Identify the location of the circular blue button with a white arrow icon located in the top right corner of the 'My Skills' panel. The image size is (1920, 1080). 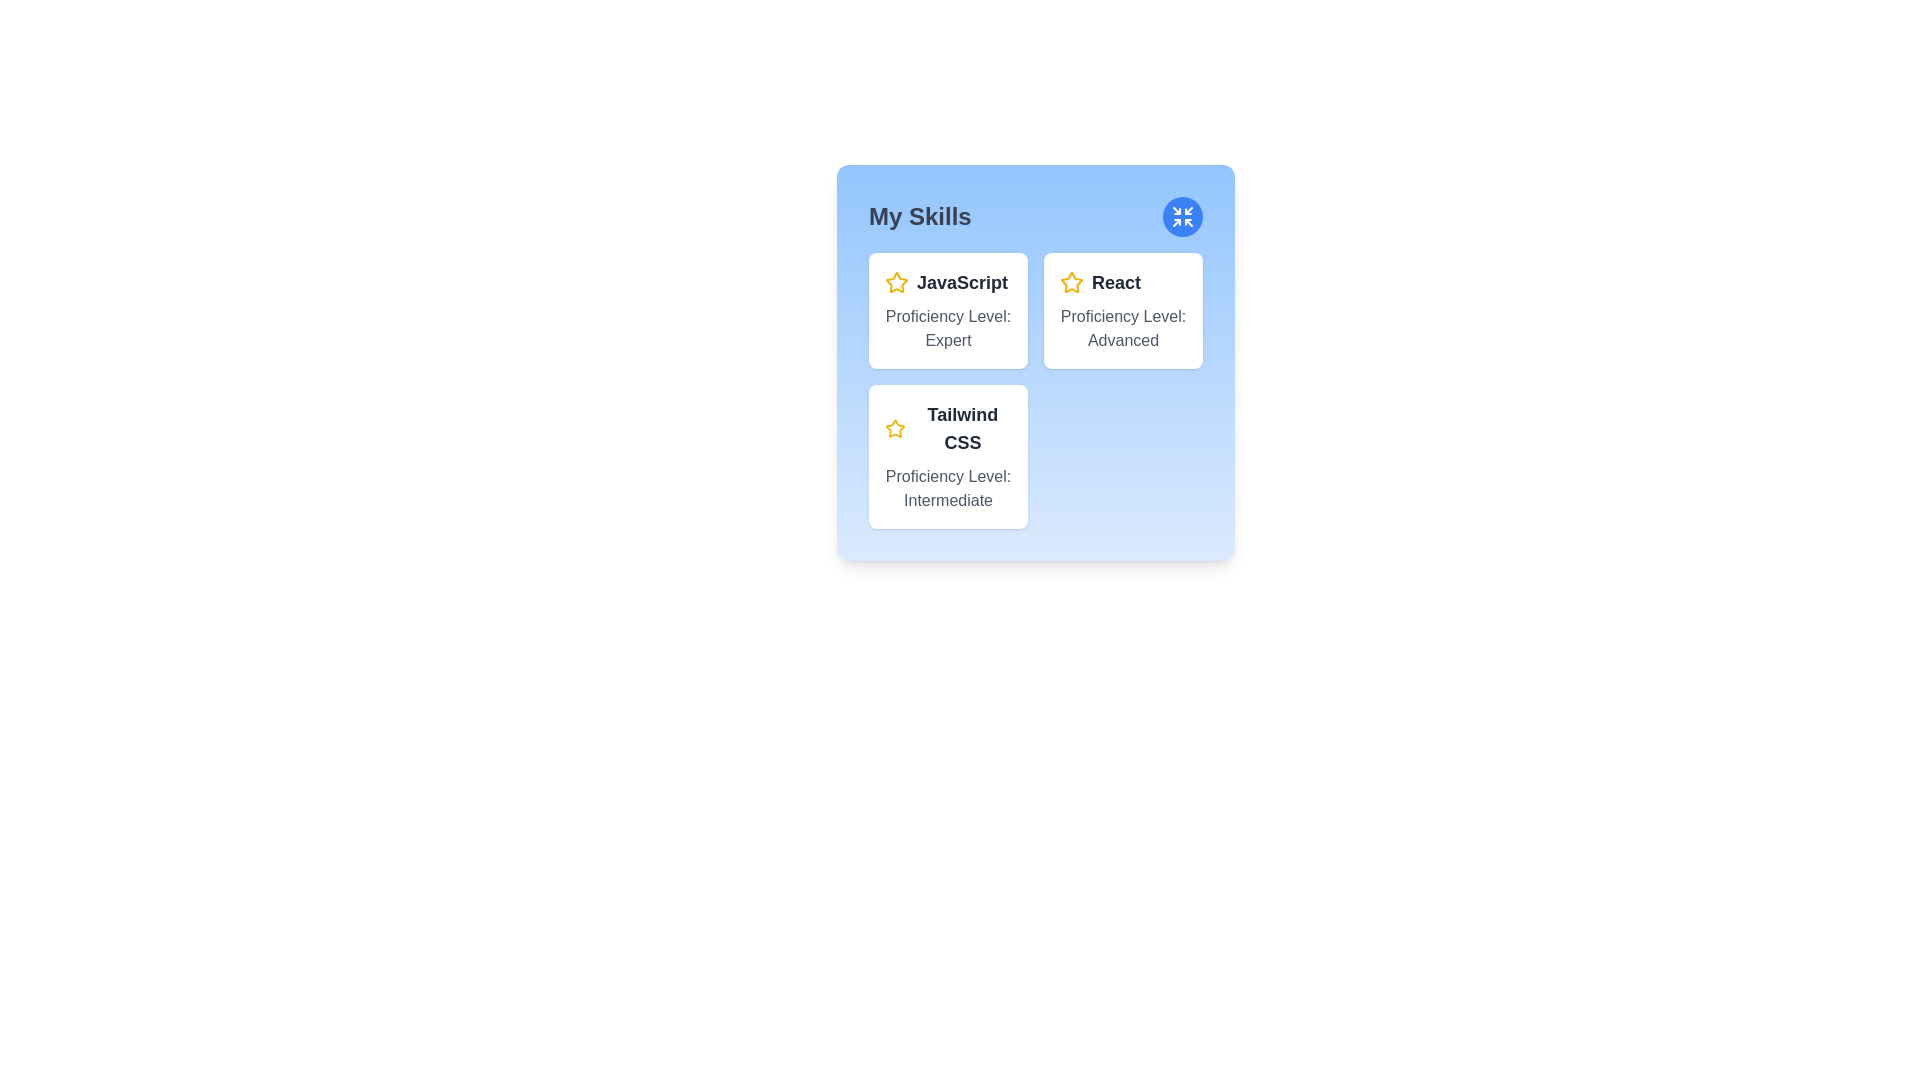
(1182, 216).